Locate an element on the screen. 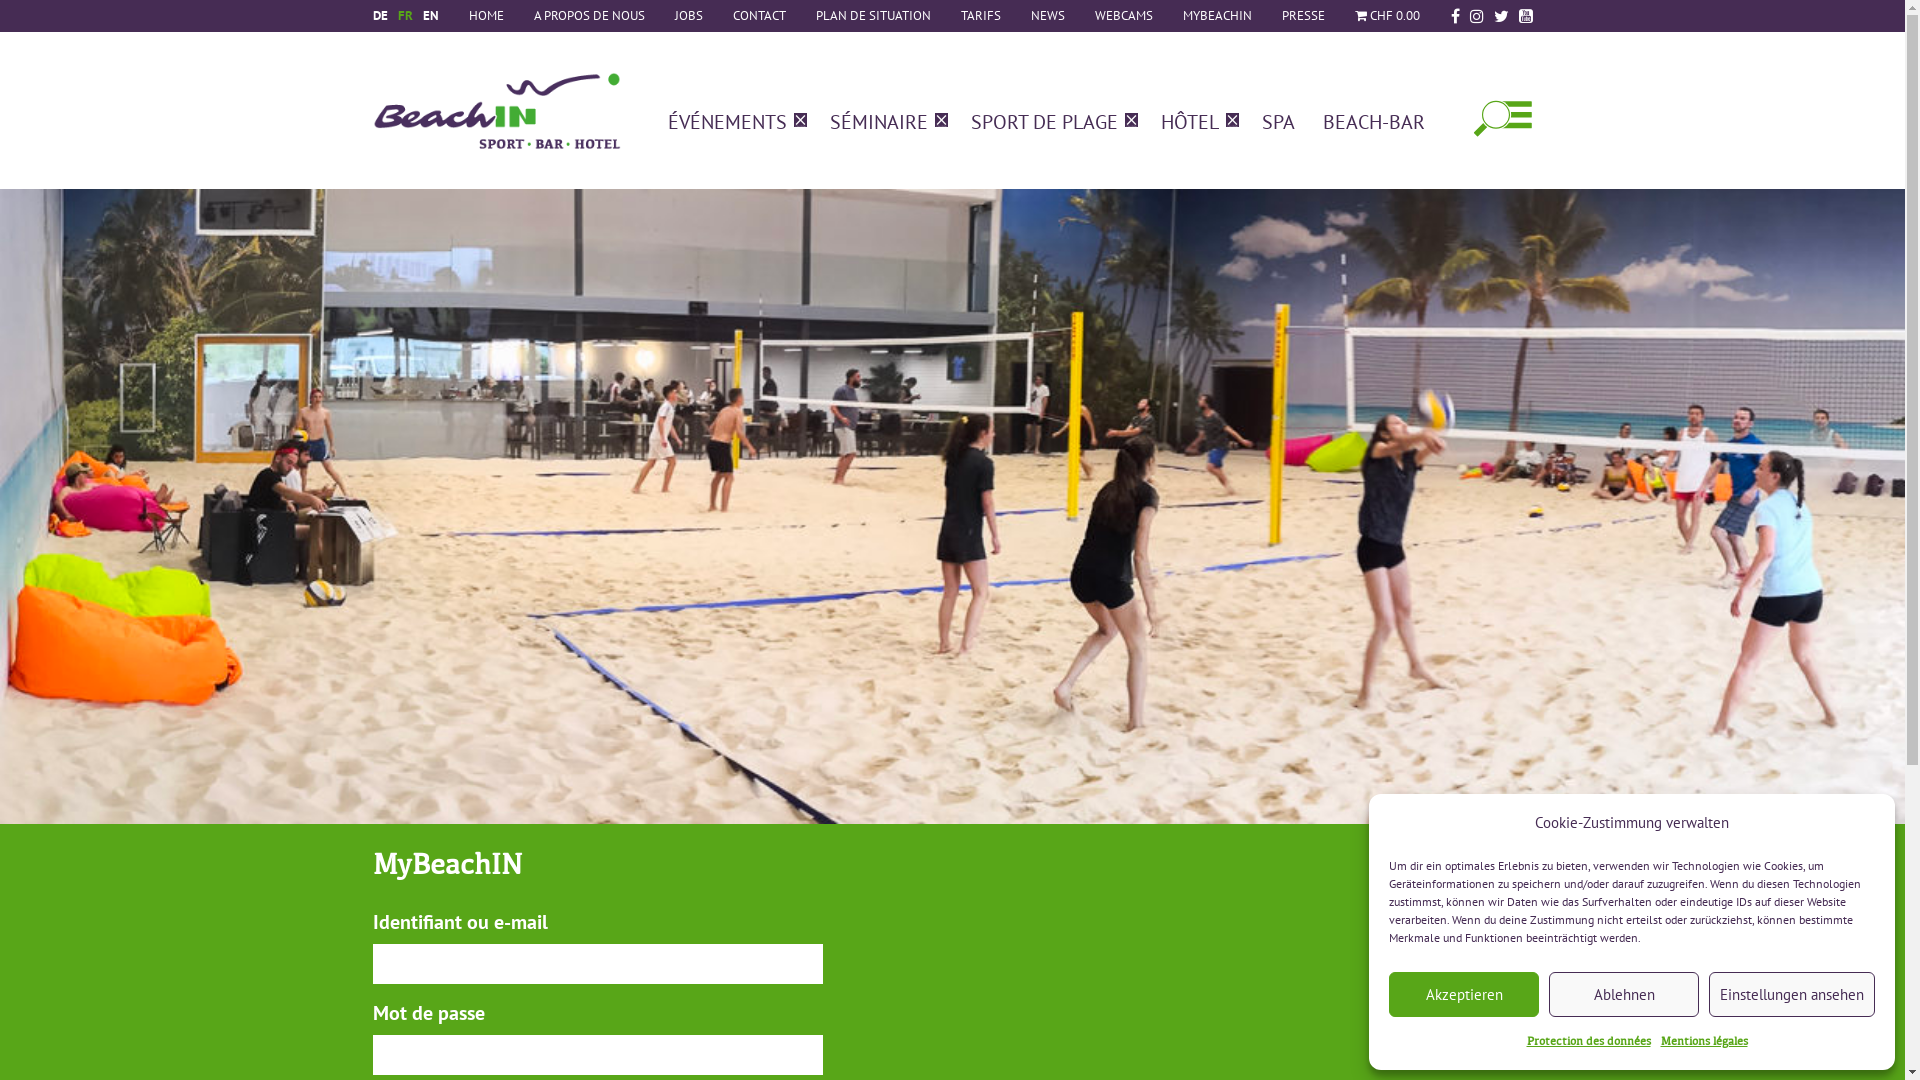 Image resolution: width=1920 pixels, height=1080 pixels. 'NEWS' is located at coordinates (1016, 15).